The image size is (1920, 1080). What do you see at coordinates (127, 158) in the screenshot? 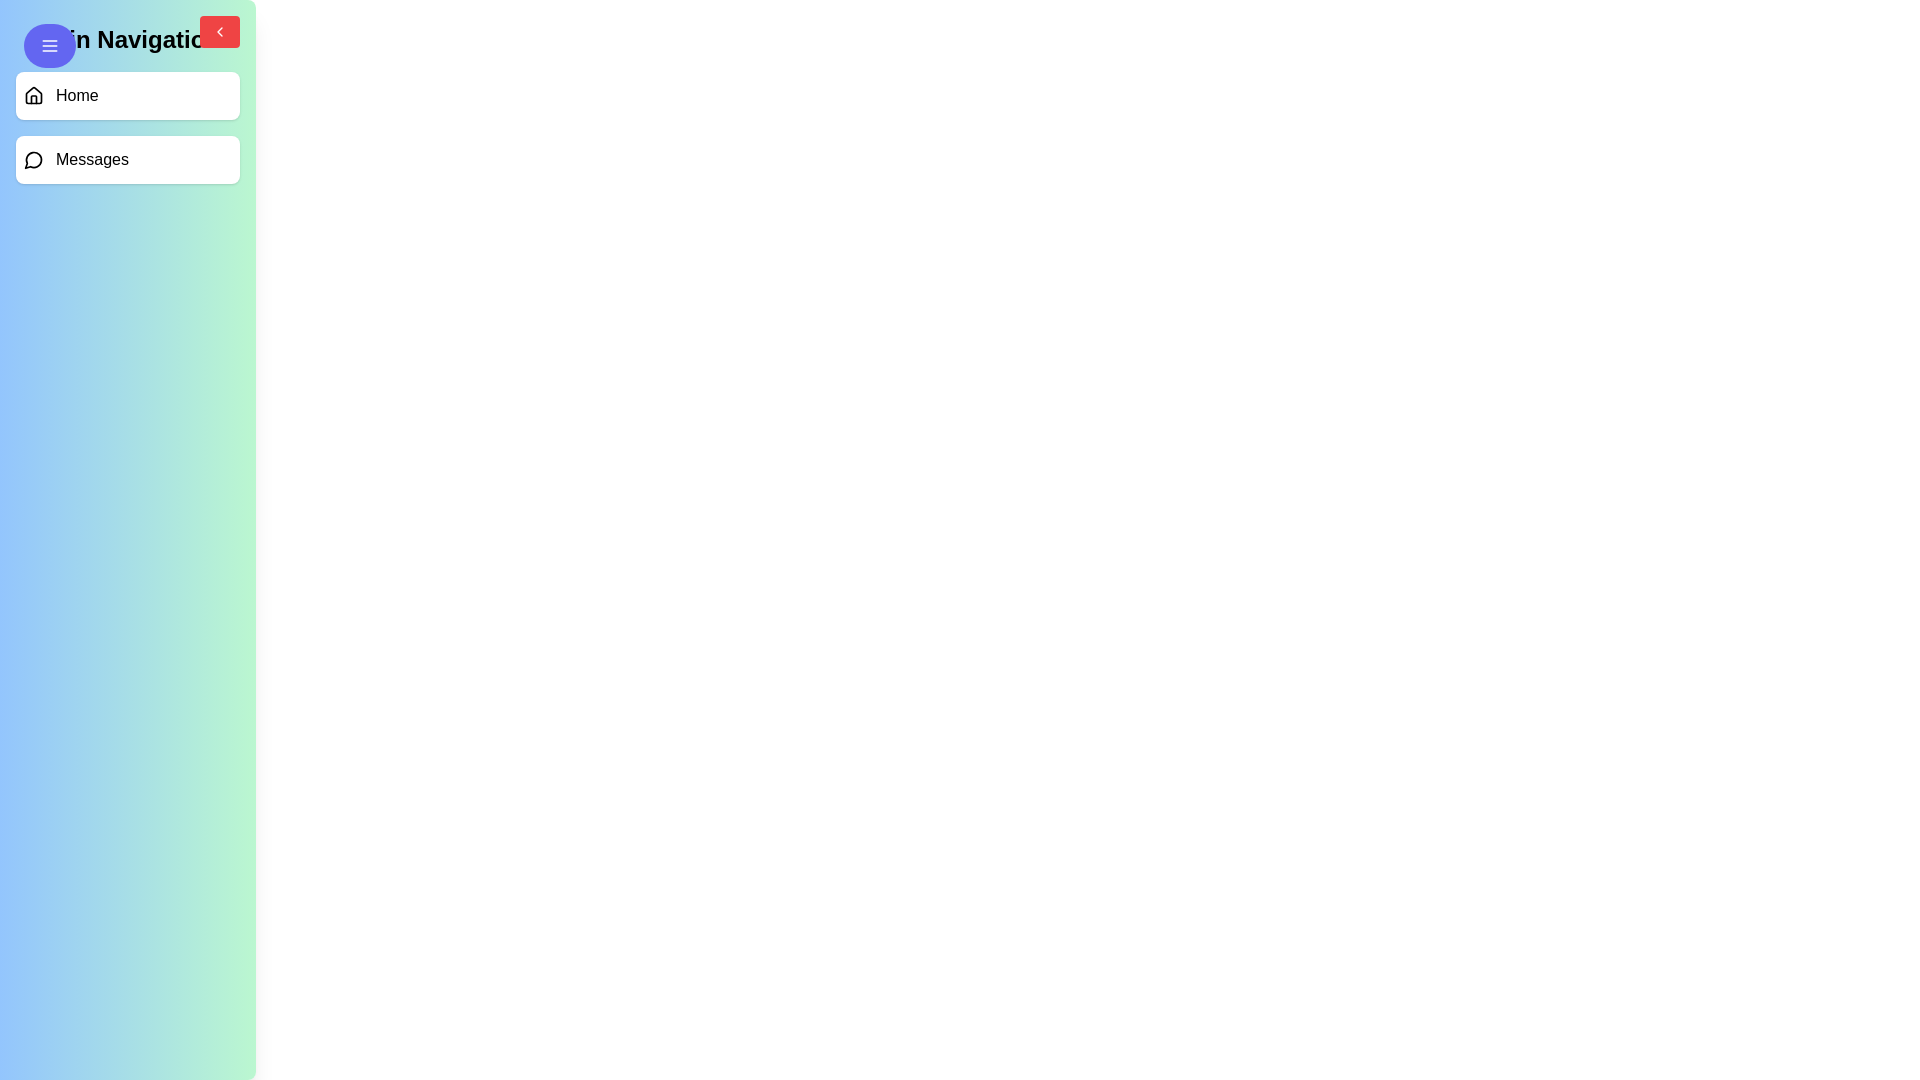
I see `the 'Messages' button located below the 'Home' button` at bounding box center [127, 158].